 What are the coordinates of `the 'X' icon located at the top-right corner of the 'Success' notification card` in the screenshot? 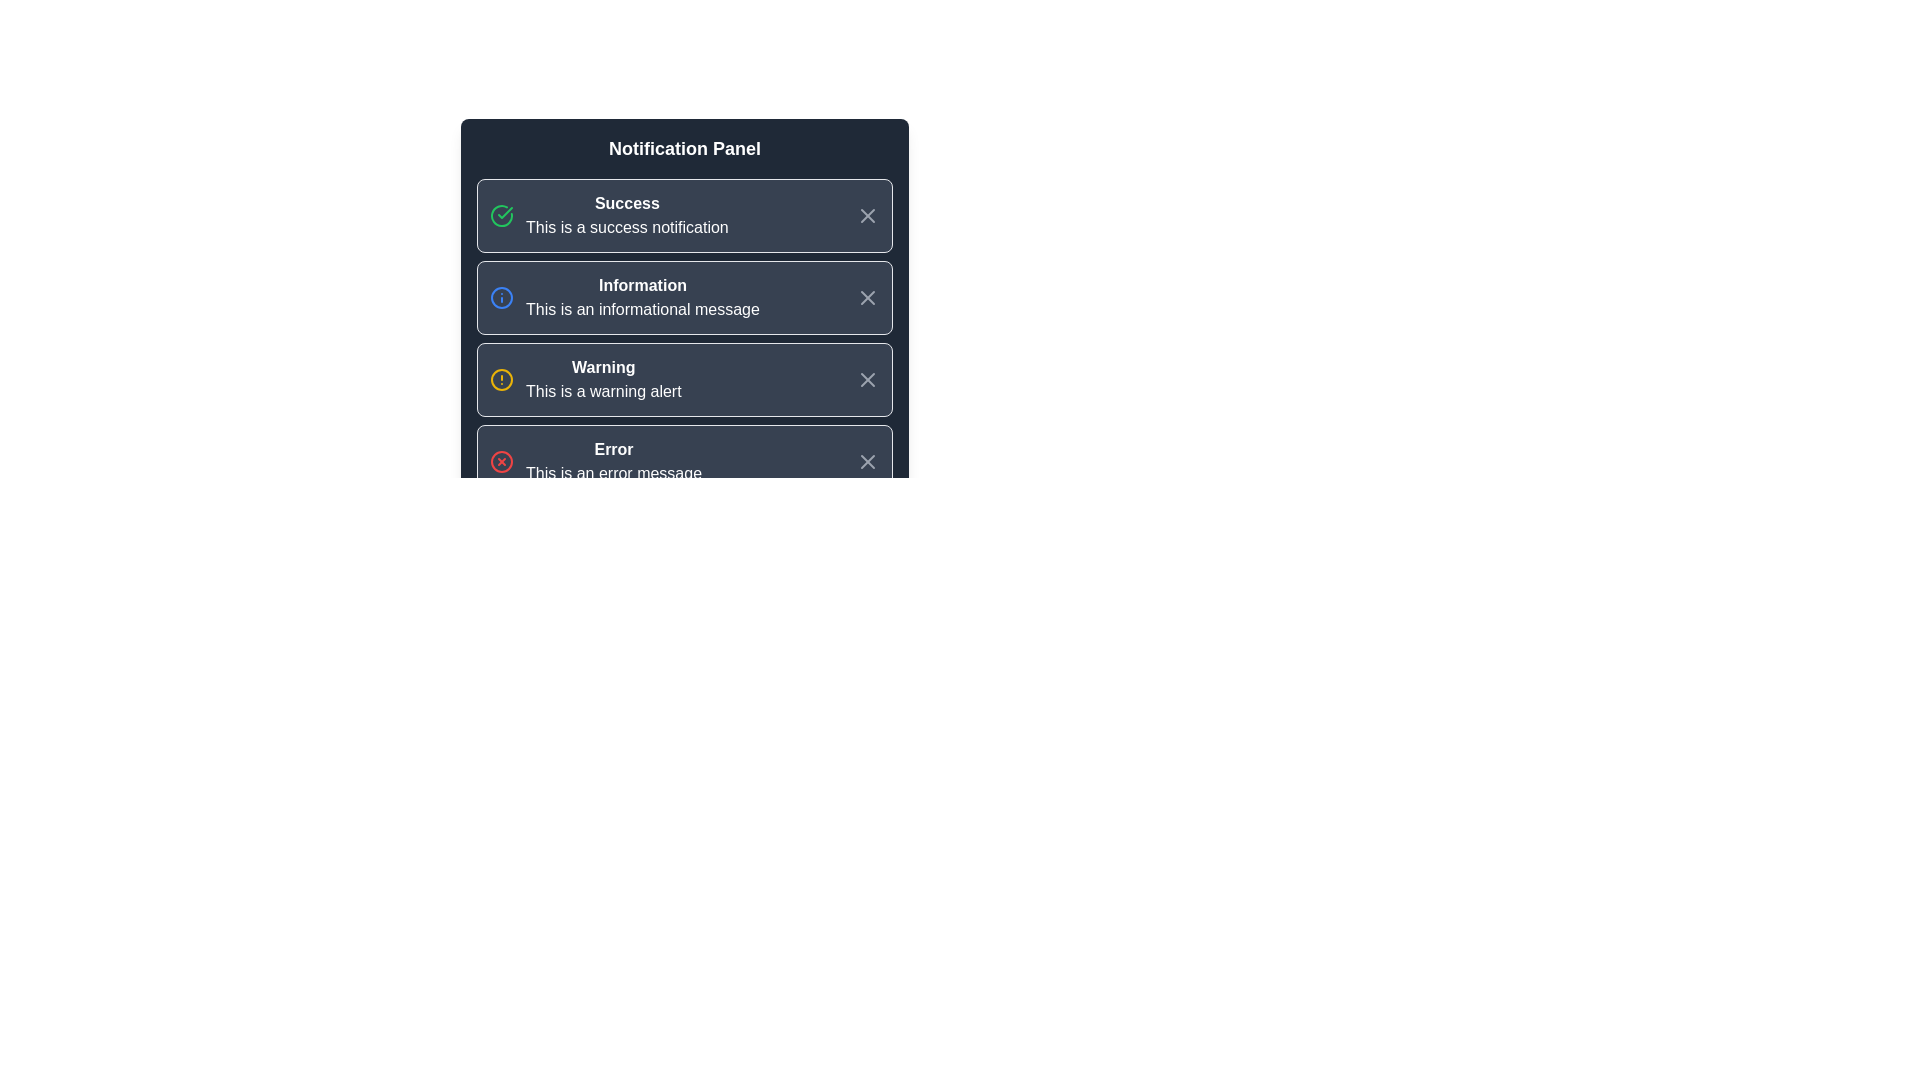 It's located at (868, 216).